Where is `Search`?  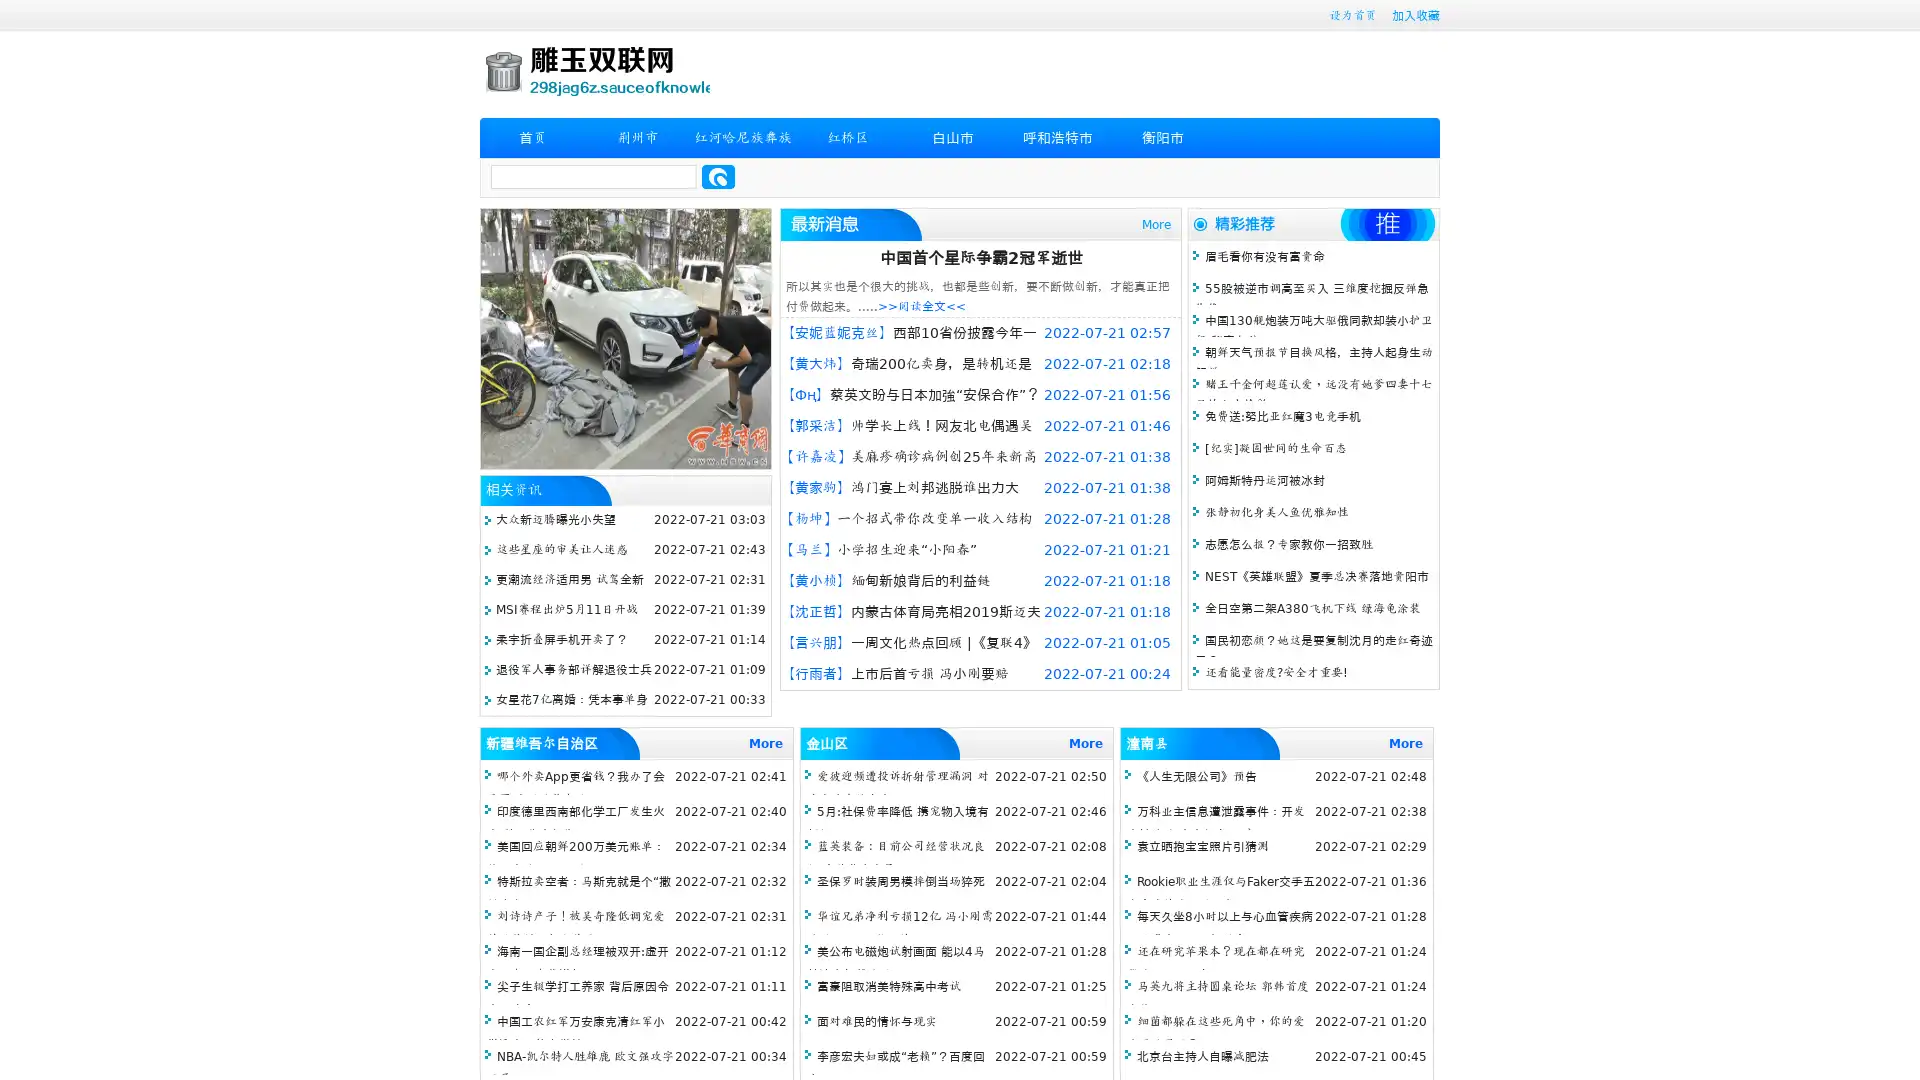 Search is located at coordinates (718, 176).